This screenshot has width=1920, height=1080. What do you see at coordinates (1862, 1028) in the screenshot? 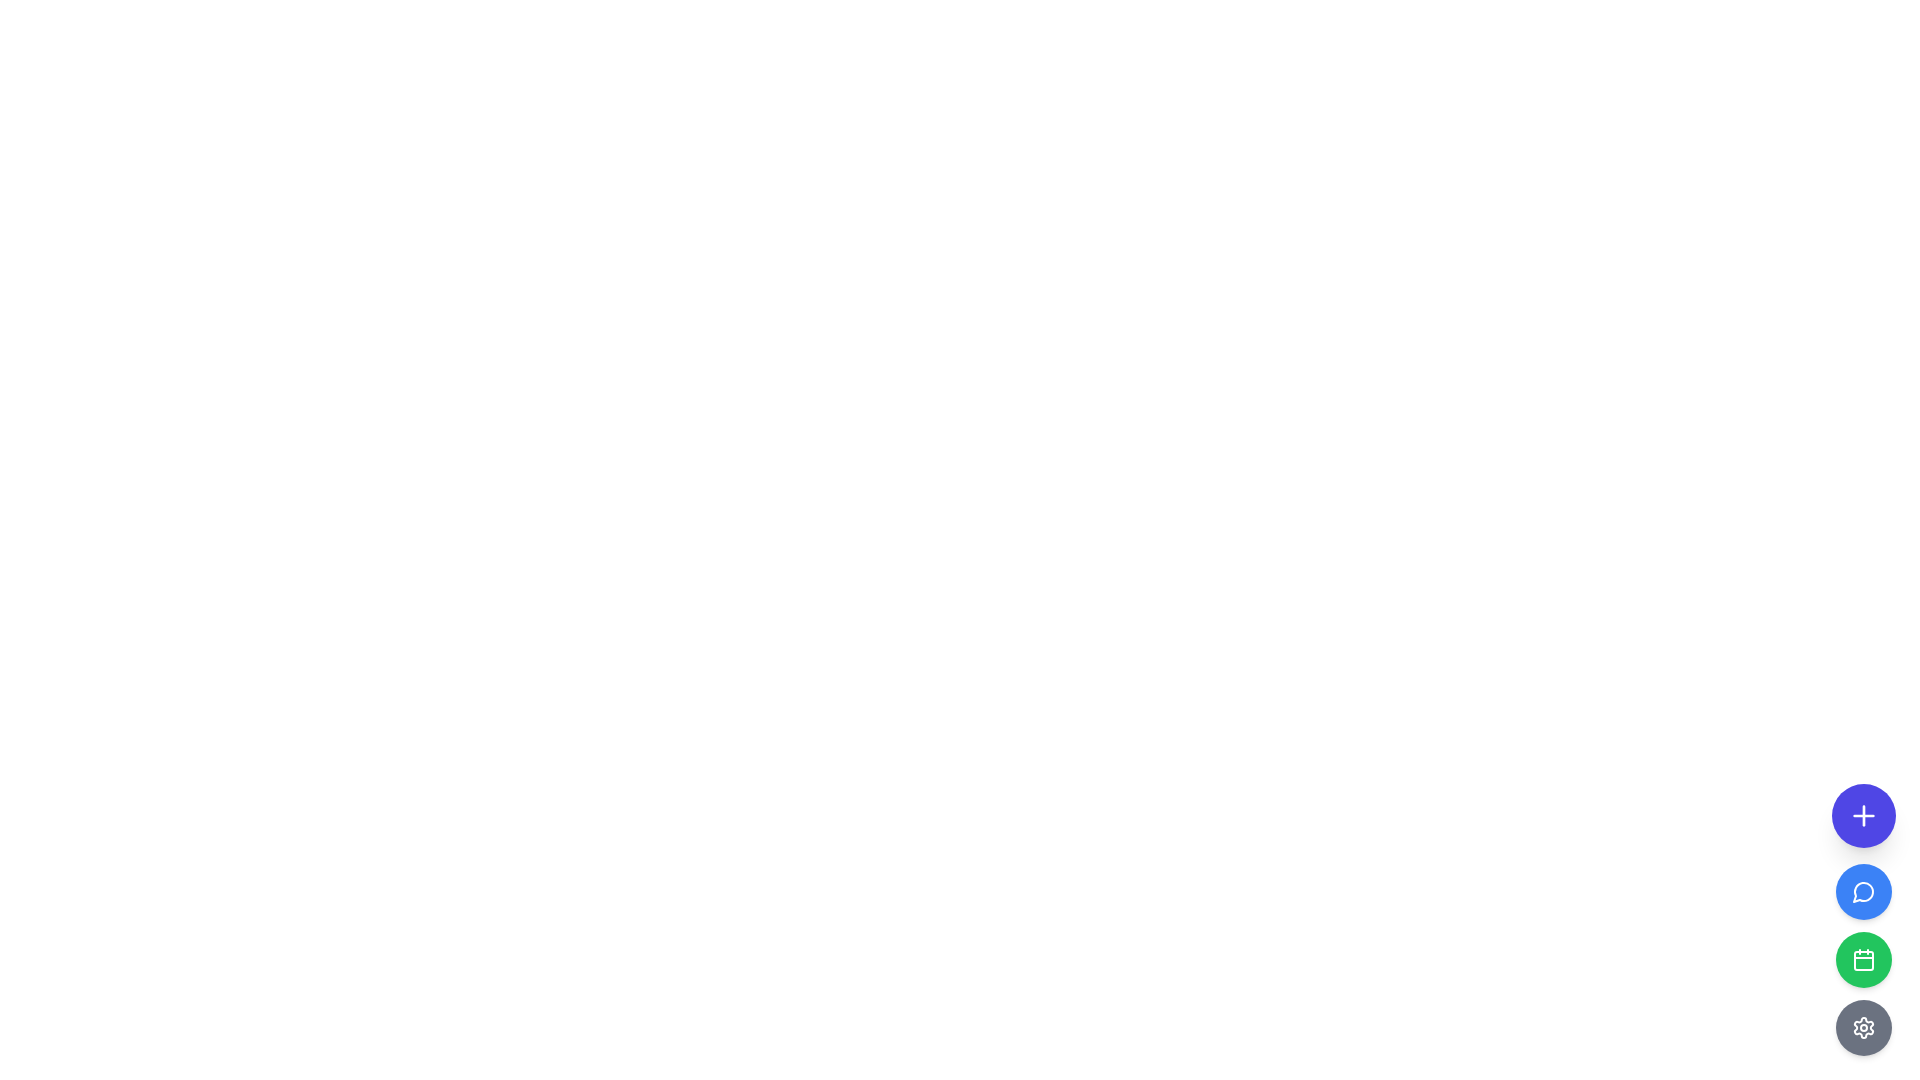
I see `the settings icon located at the bottom-right corner of the interface, beneath other vertically aligned icons` at bounding box center [1862, 1028].